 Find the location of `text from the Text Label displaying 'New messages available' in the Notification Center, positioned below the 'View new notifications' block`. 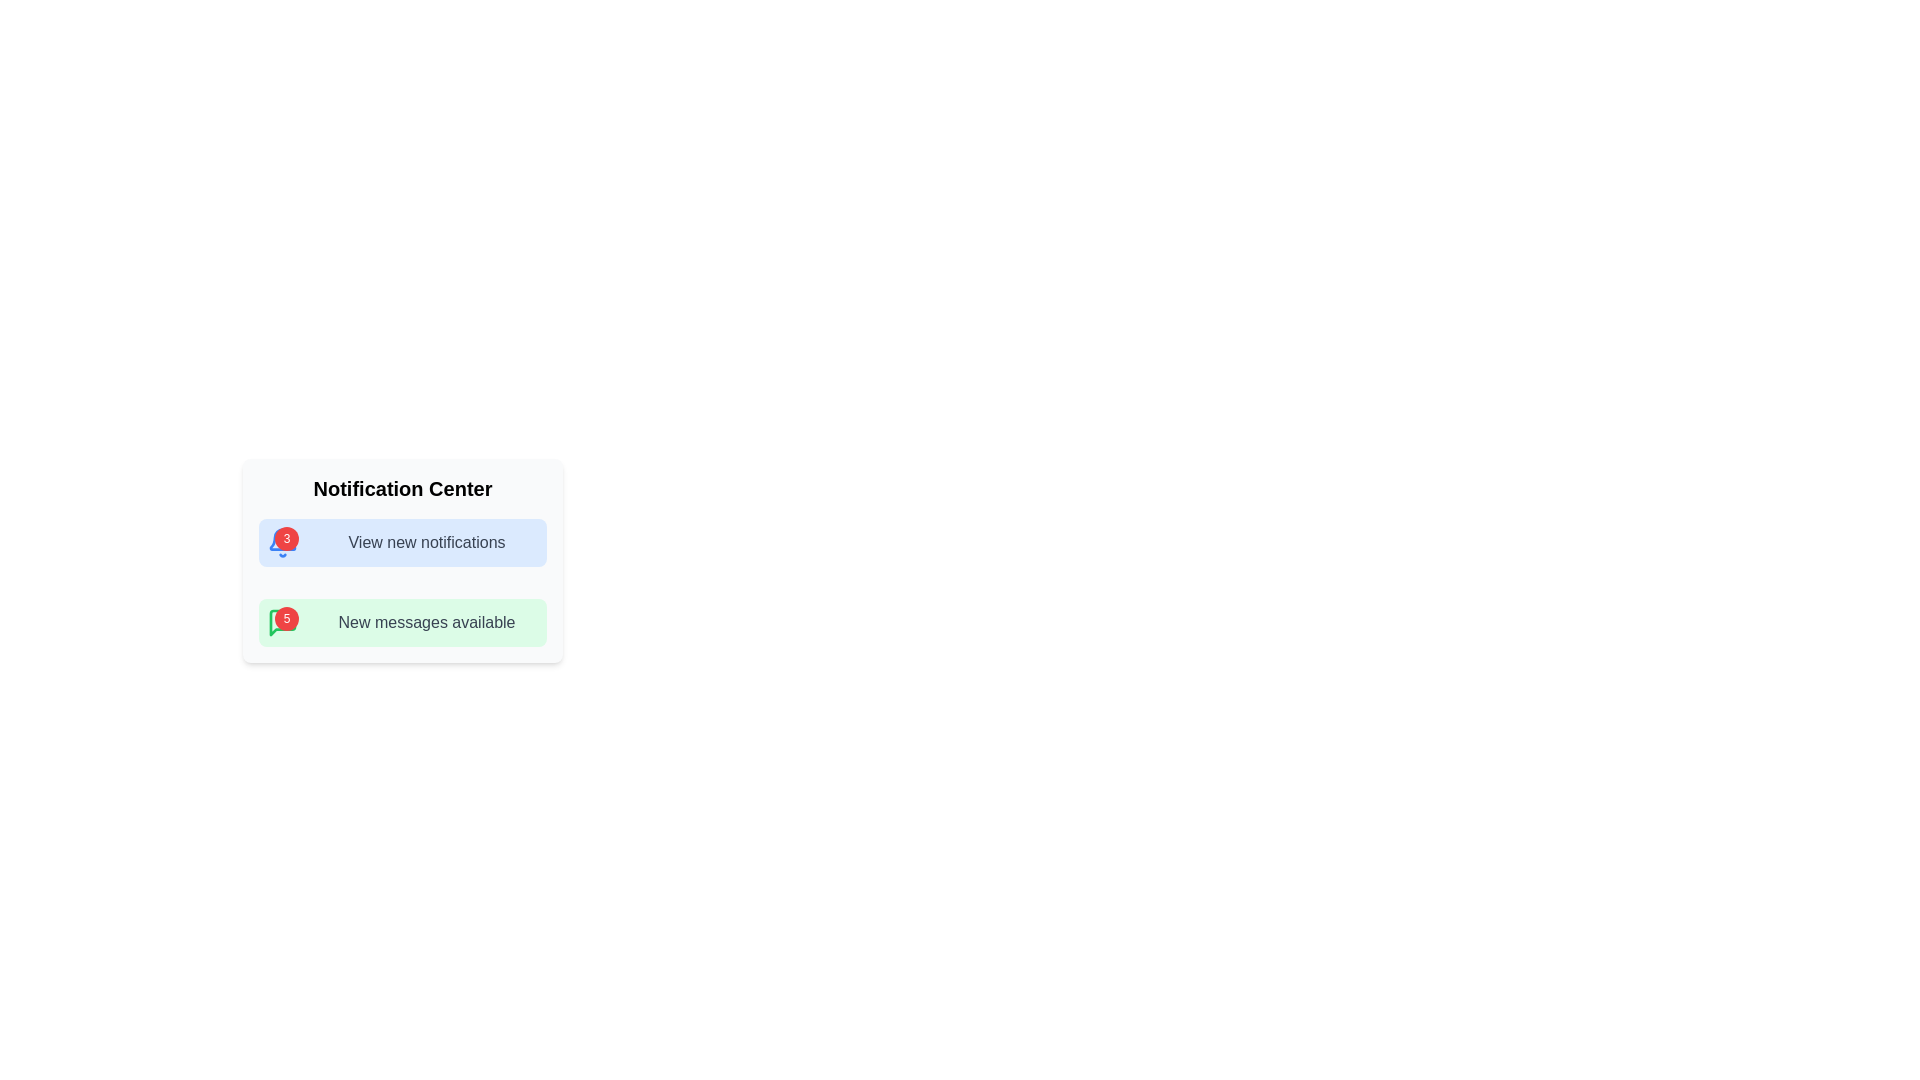

text from the Text Label displaying 'New messages available' in the Notification Center, positioned below the 'View new notifications' block is located at coordinates (426, 622).